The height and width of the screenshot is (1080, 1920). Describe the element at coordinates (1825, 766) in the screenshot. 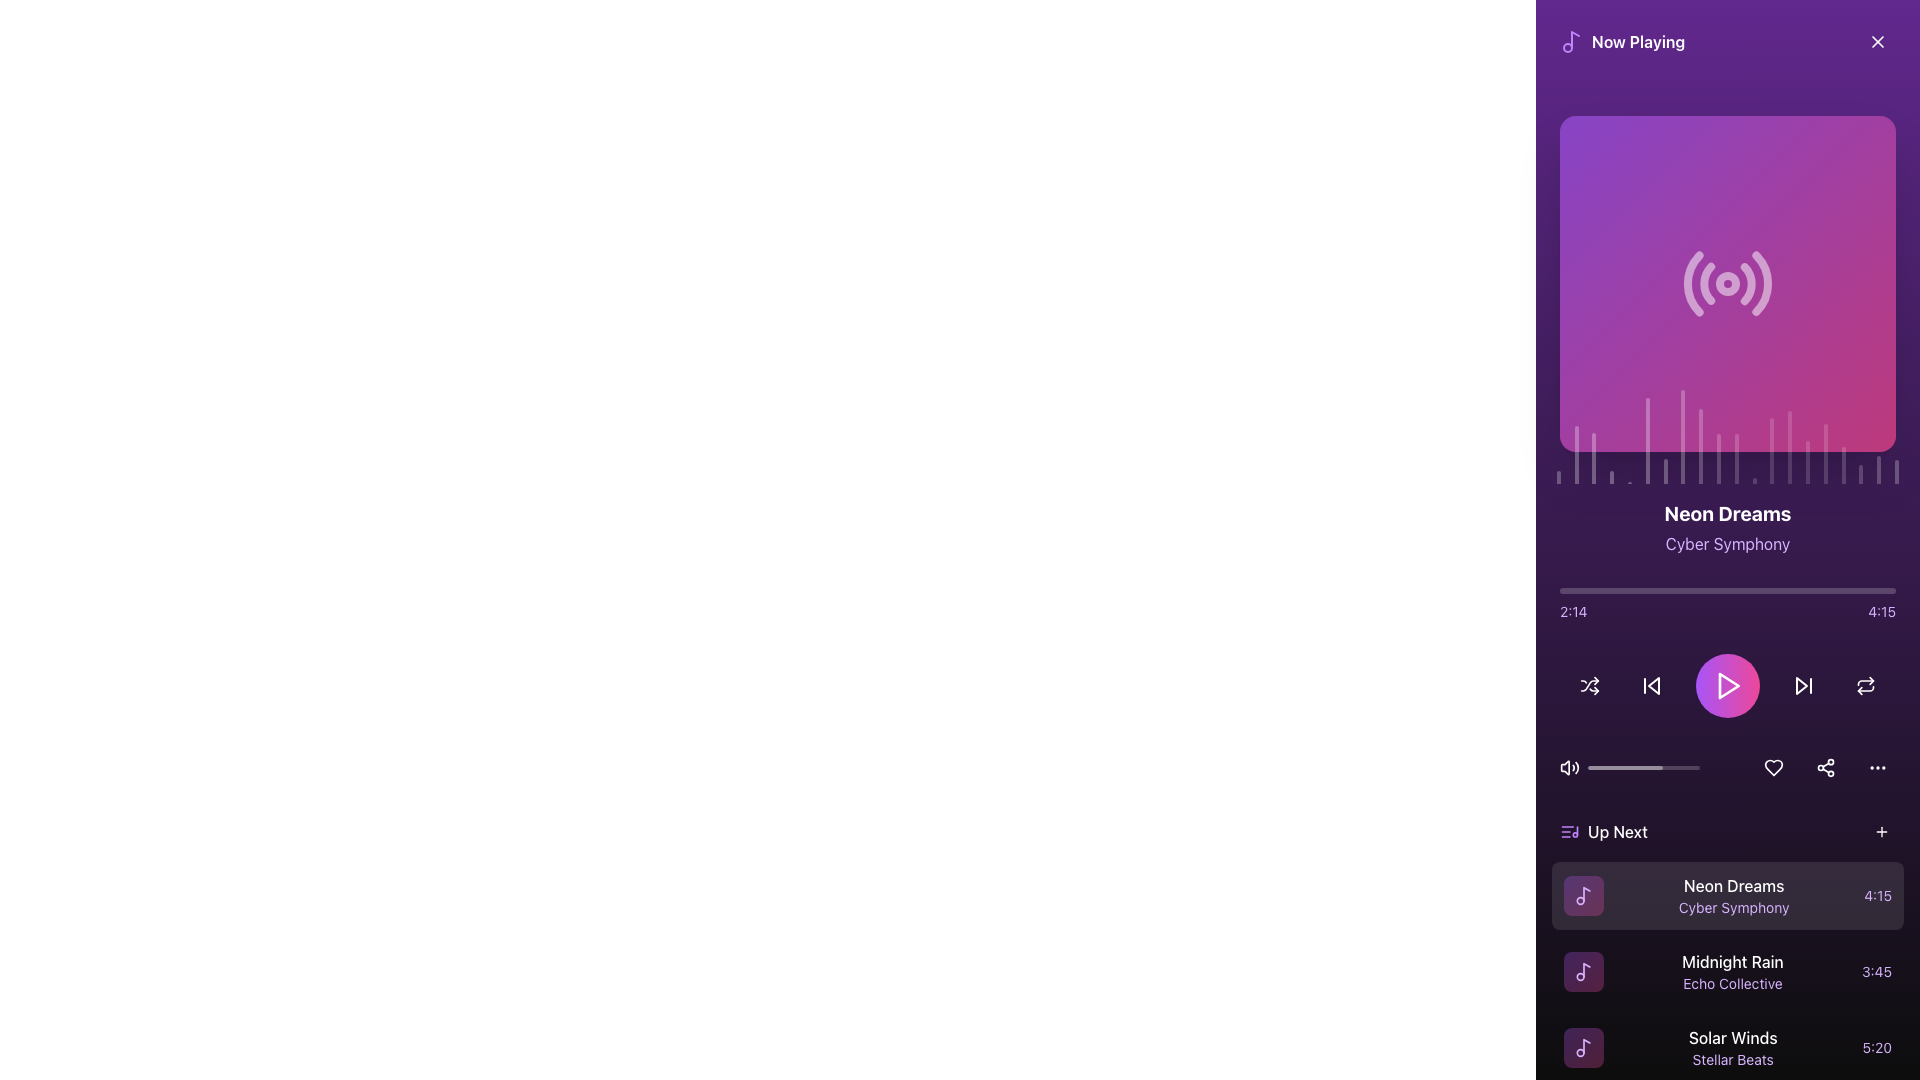

I see `the share button, which is the second icon from the left in a group of three, styled as a minimalist white outline share icon, located at the bottom-right section of the 'Now Playing' panel` at that location.